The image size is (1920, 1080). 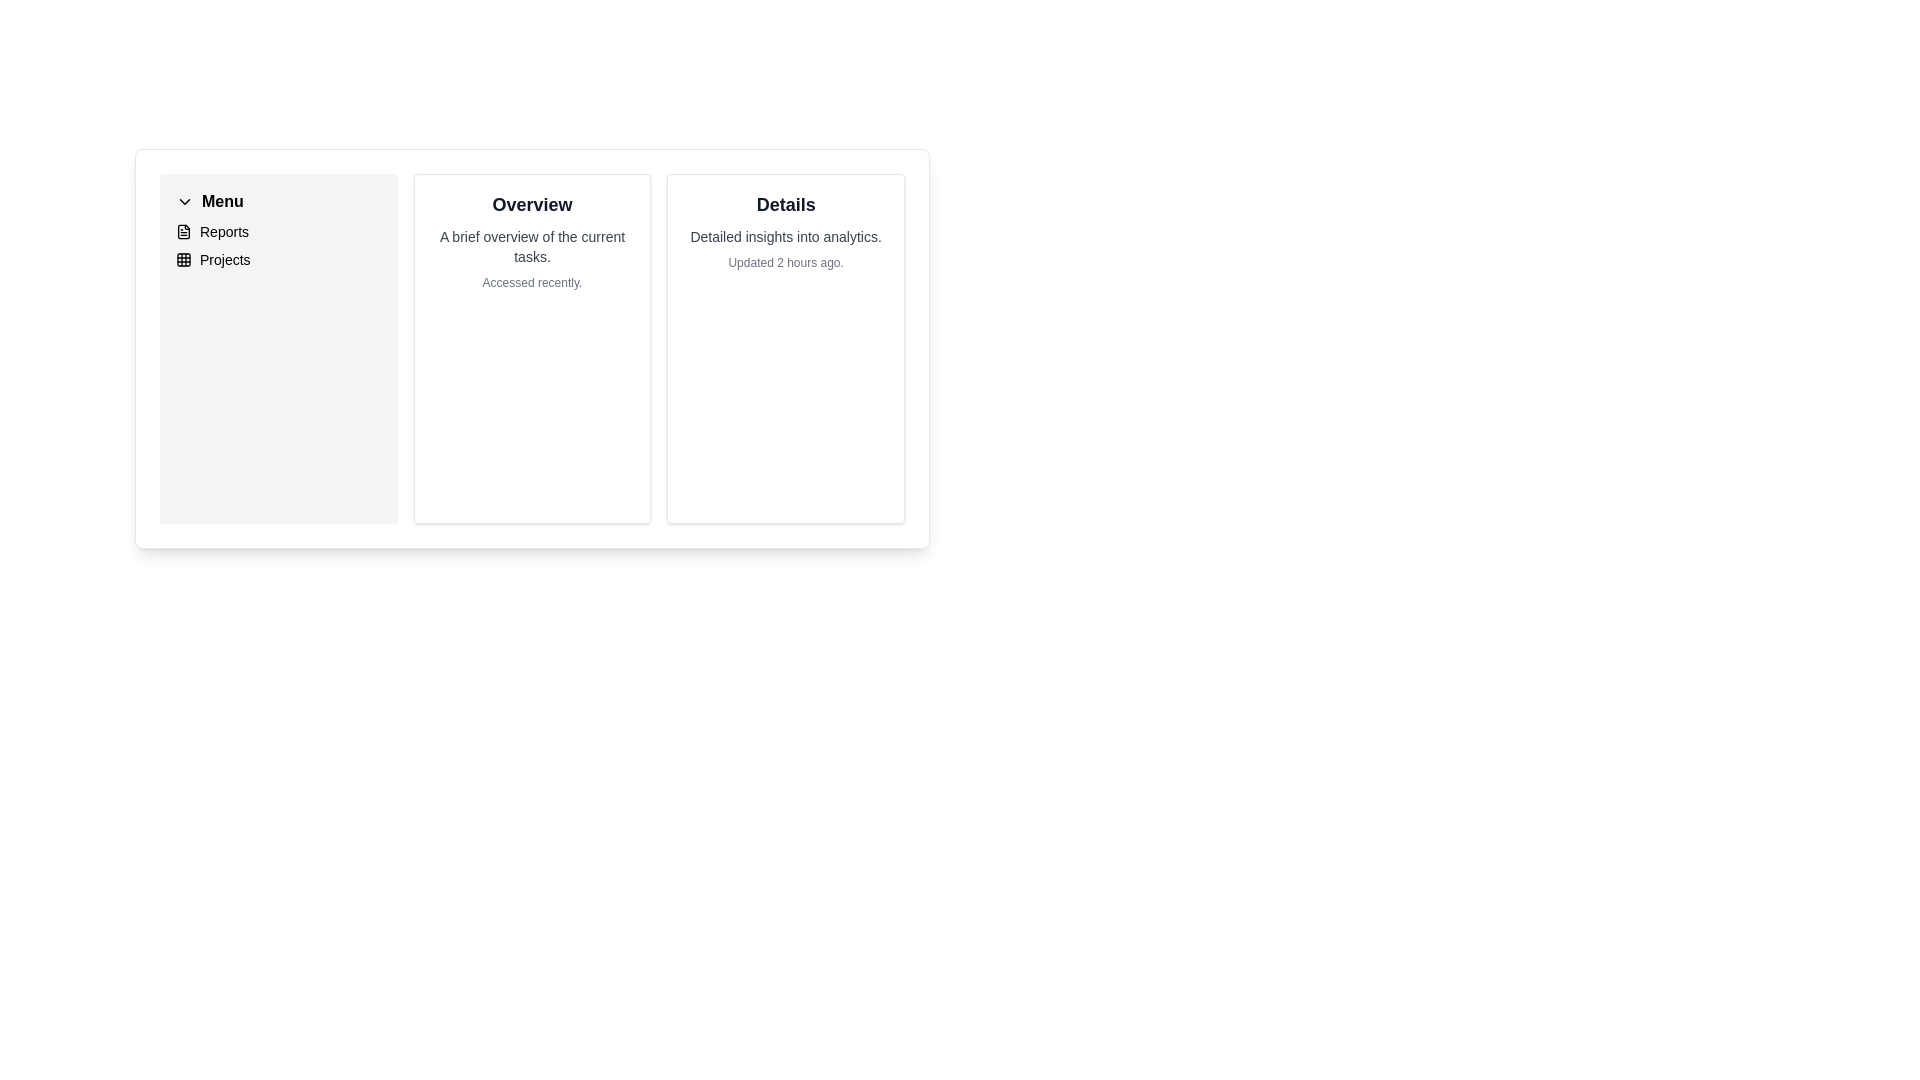 I want to click on the downward-facing chevron icon located to the left of the 'Menu' text, so click(x=185, y=201).